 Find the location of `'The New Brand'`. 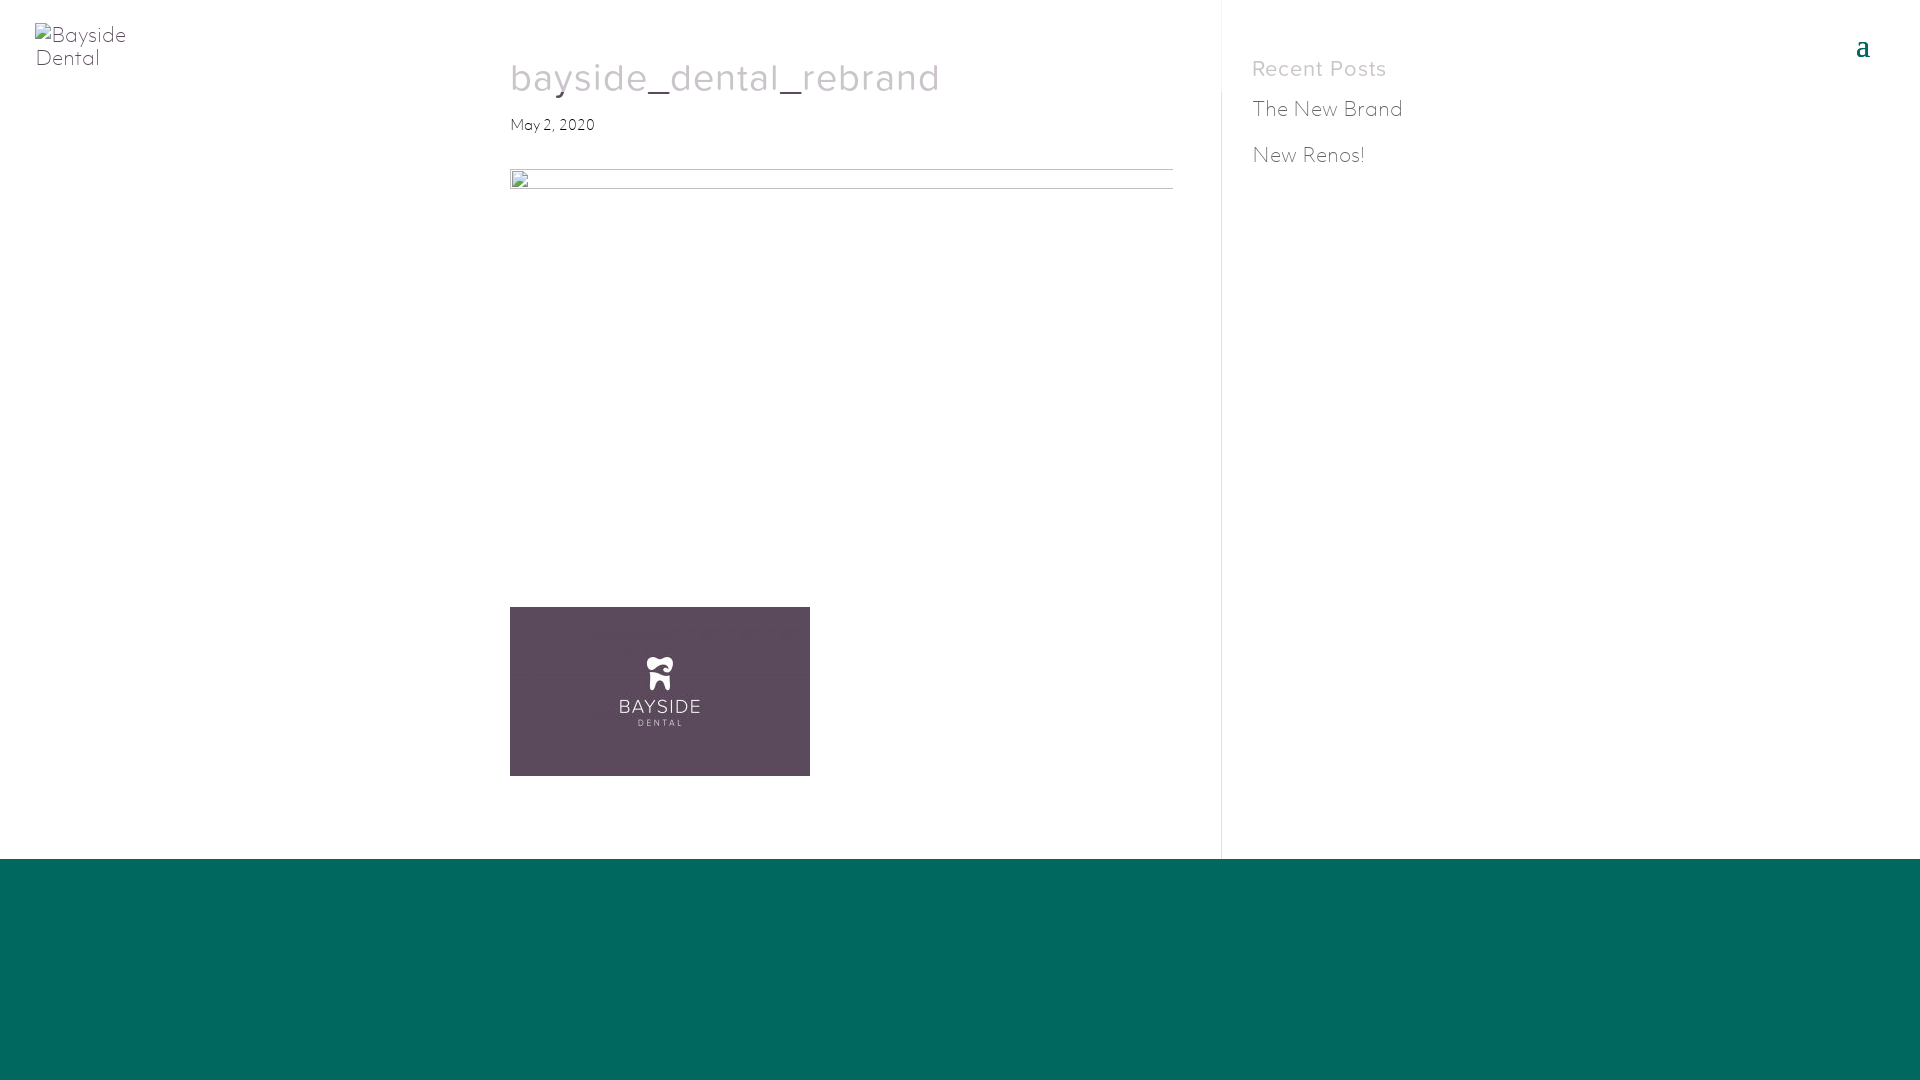

'The New Brand' is located at coordinates (1327, 108).